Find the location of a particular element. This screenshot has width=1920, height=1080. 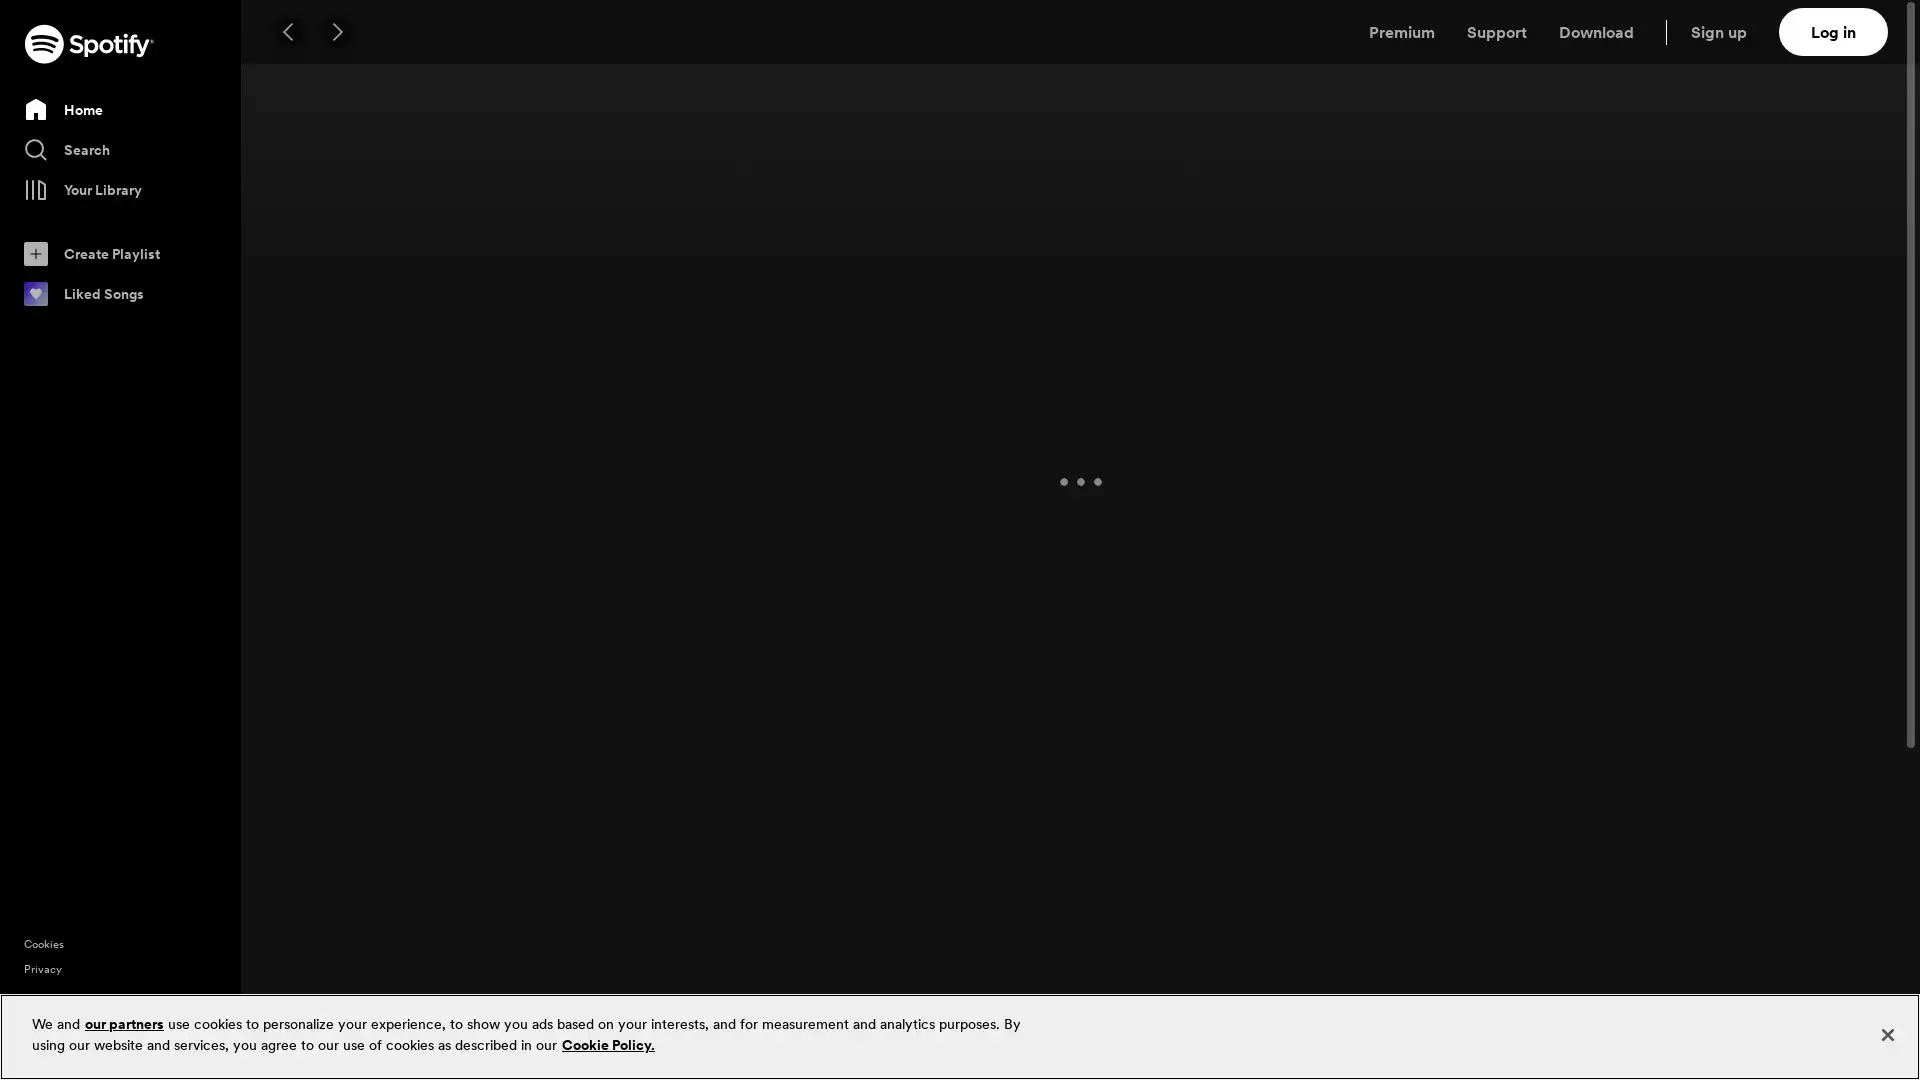

Play Fresh Finds R&B is located at coordinates (608, 277).